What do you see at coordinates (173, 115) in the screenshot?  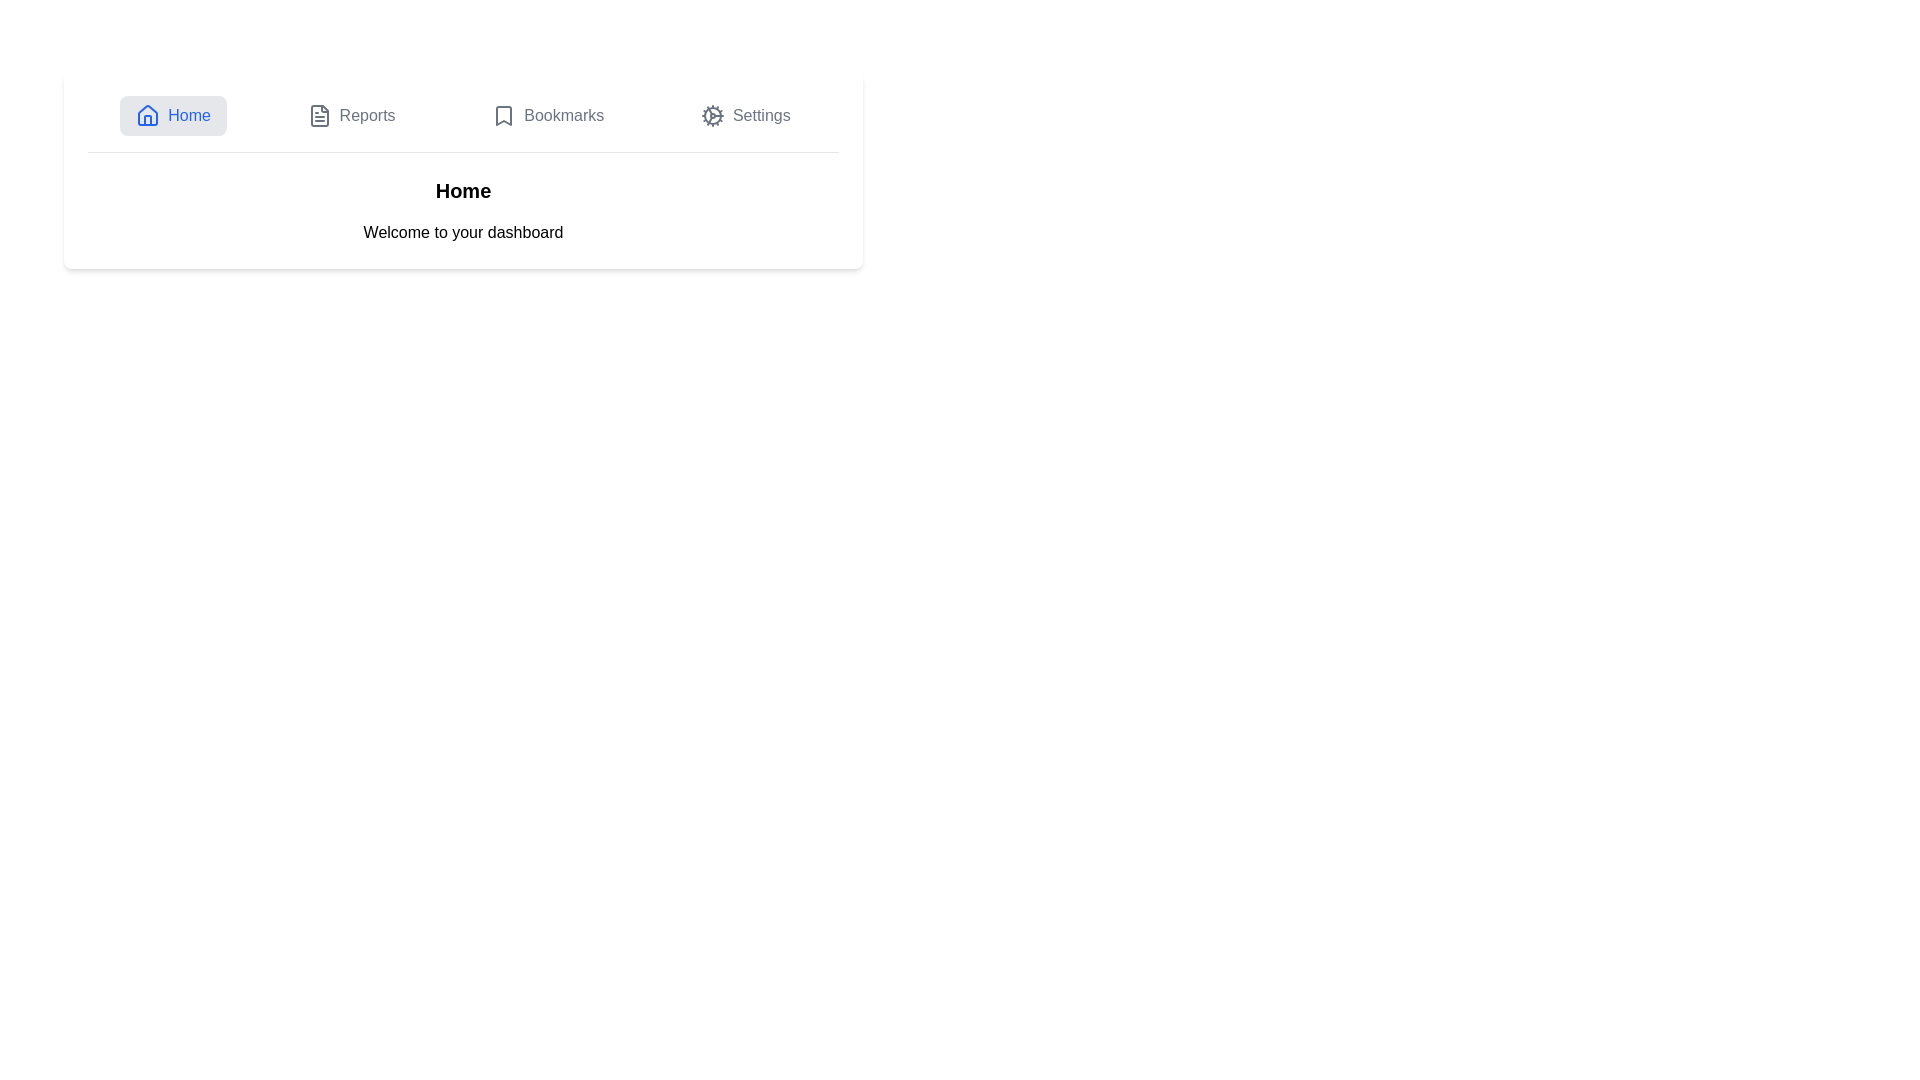 I see `the 'Home' button in the navigation bar, which is styled with a light blue rounded rectangle and contains a house icon and the label 'Home'` at bounding box center [173, 115].